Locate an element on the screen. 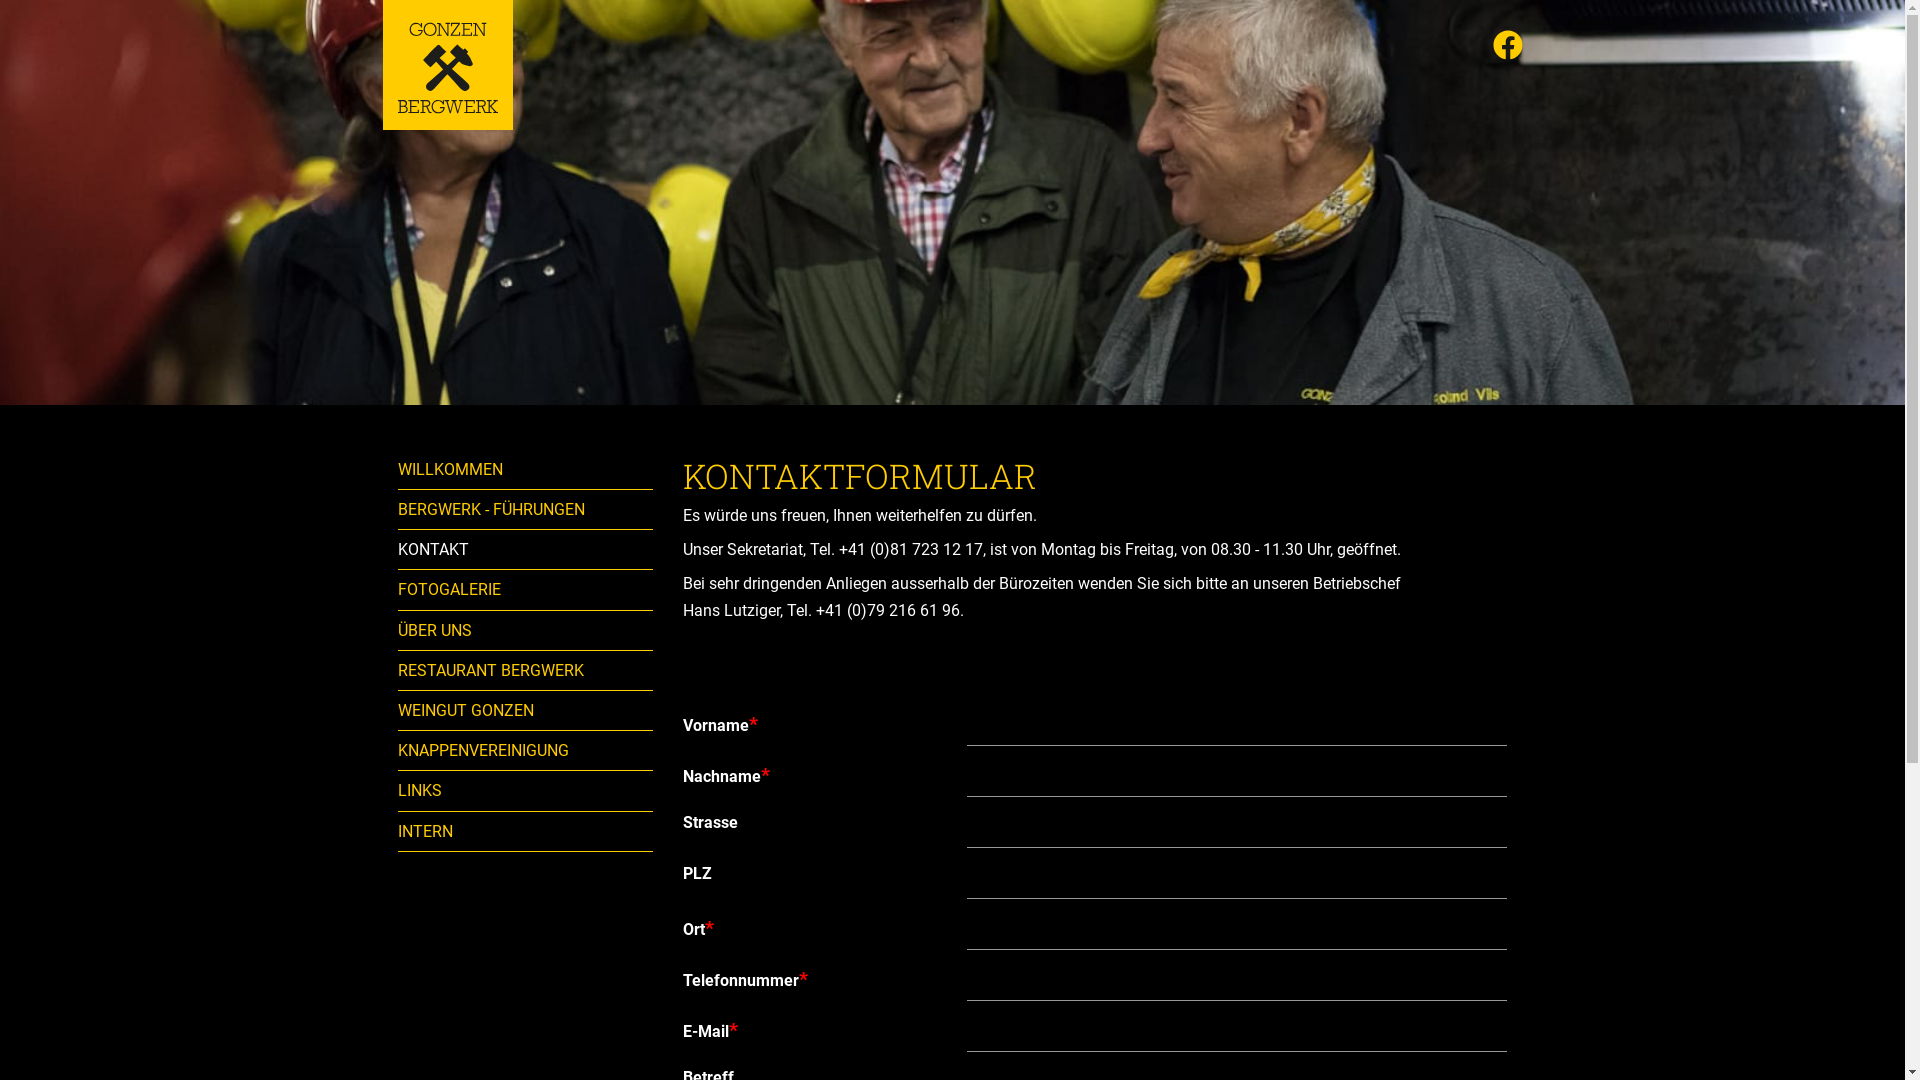  'KONTAKT' is located at coordinates (398, 549).